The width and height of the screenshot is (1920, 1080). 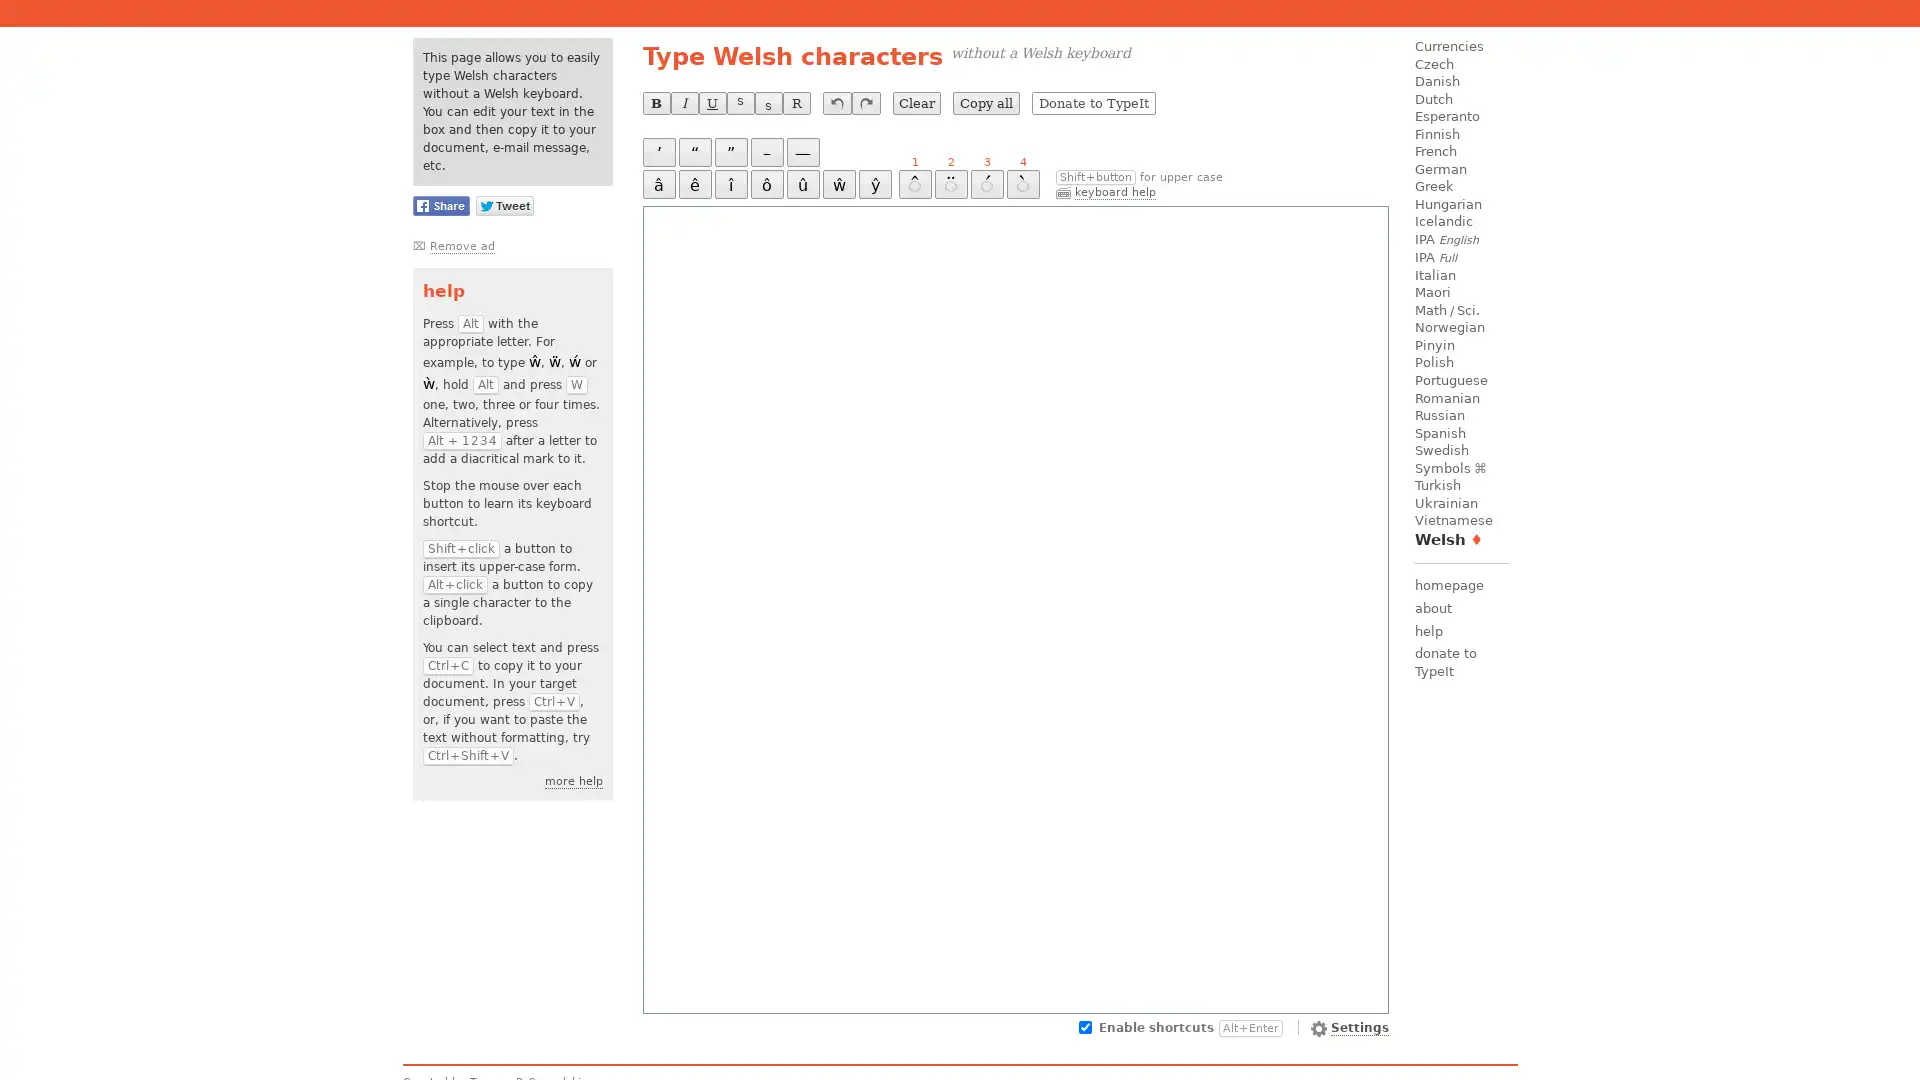 What do you see at coordinates (656, 103) in the screenshot?
I see `B` at bounding box center [656, 103].